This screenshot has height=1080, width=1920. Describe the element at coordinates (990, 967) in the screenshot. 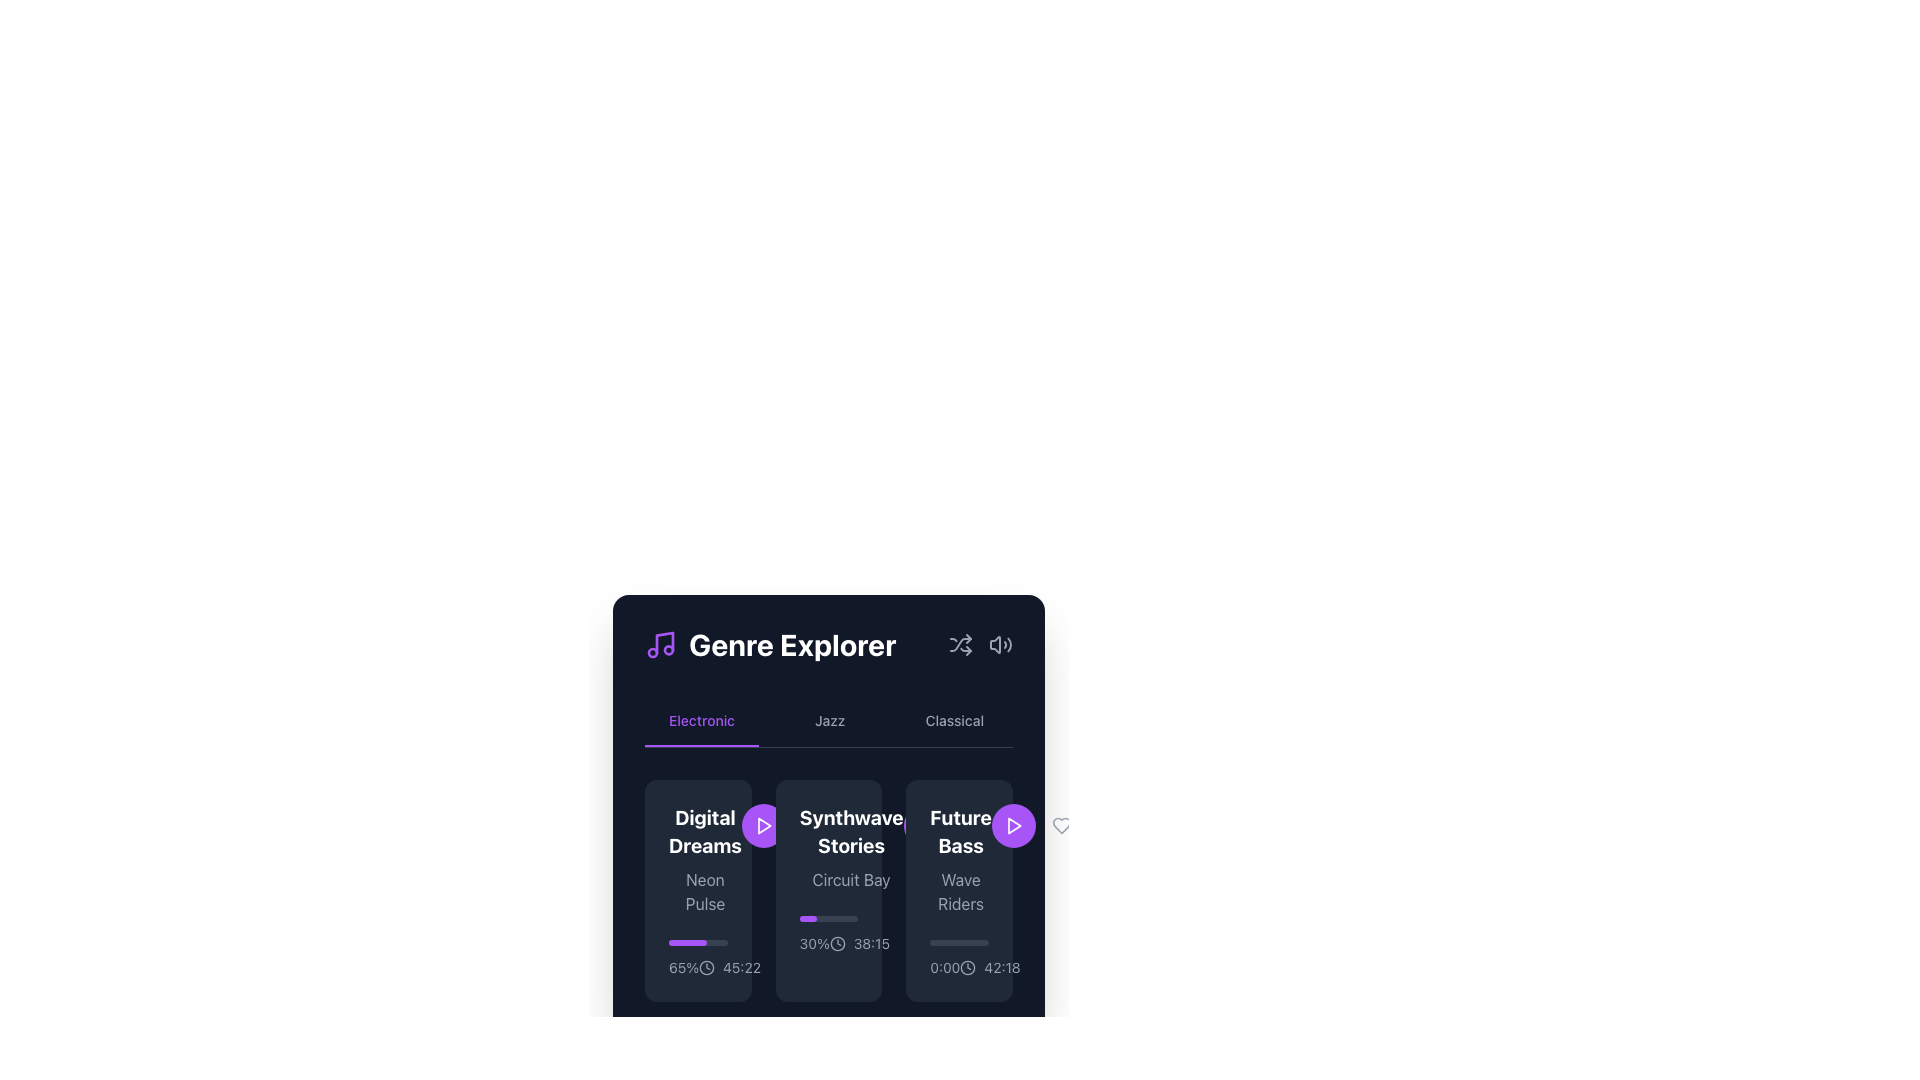

I see `the text-based informational display that shows the time duration for the 'Future Bass' audio track, located at the bottom-right corner of its card, aligned with the clock icon` at that location.